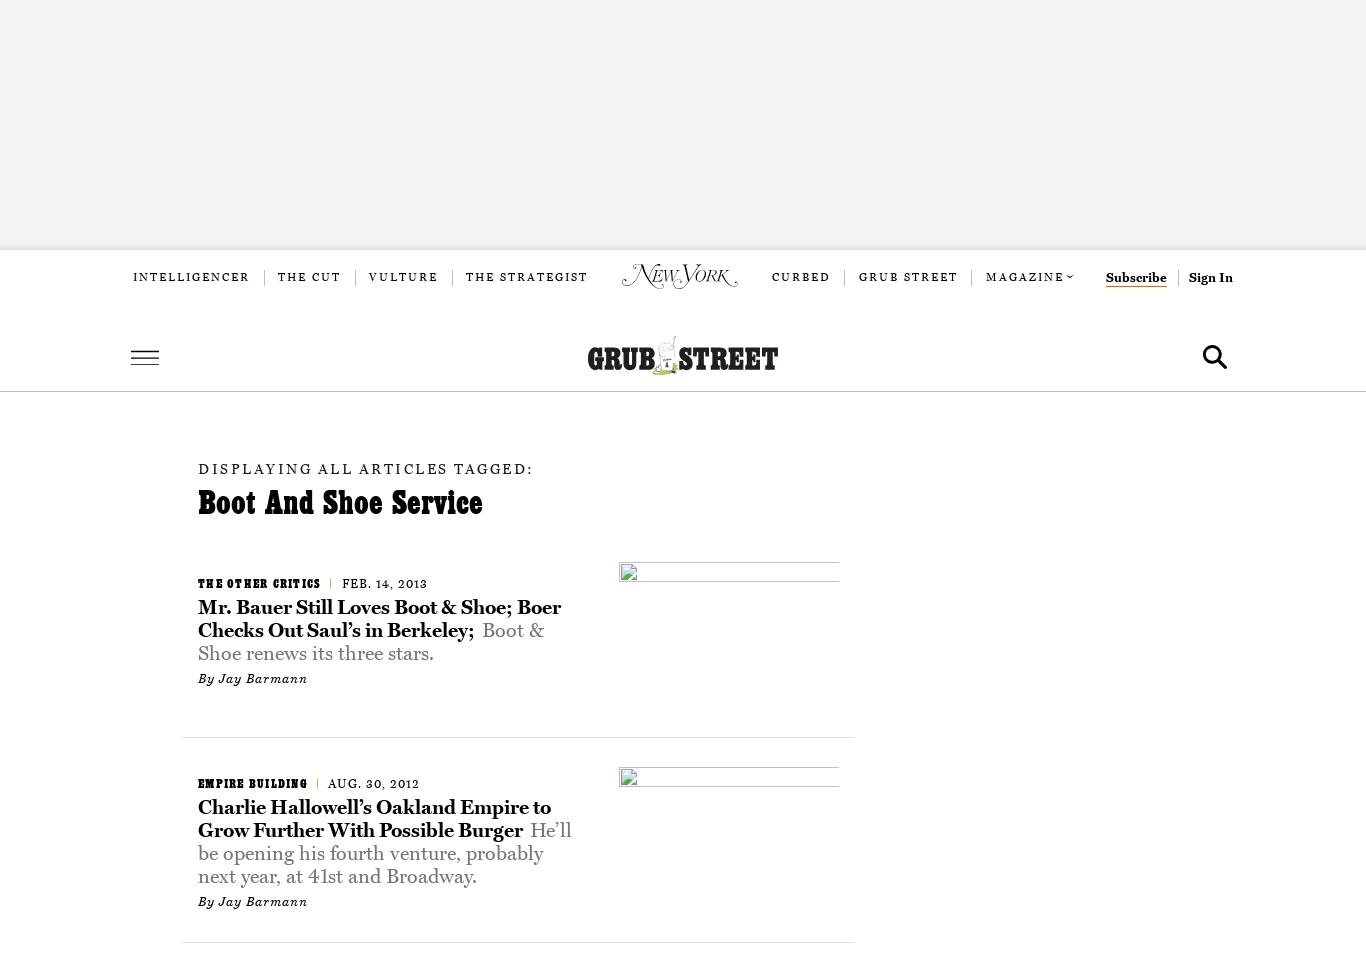 Image resolution: width=1366 pixels, height=957 pixels. What do you see at coordinates (1135, 277) in the screenshot?
I see `'Subscribe'` at bounding box center [1135, 277].